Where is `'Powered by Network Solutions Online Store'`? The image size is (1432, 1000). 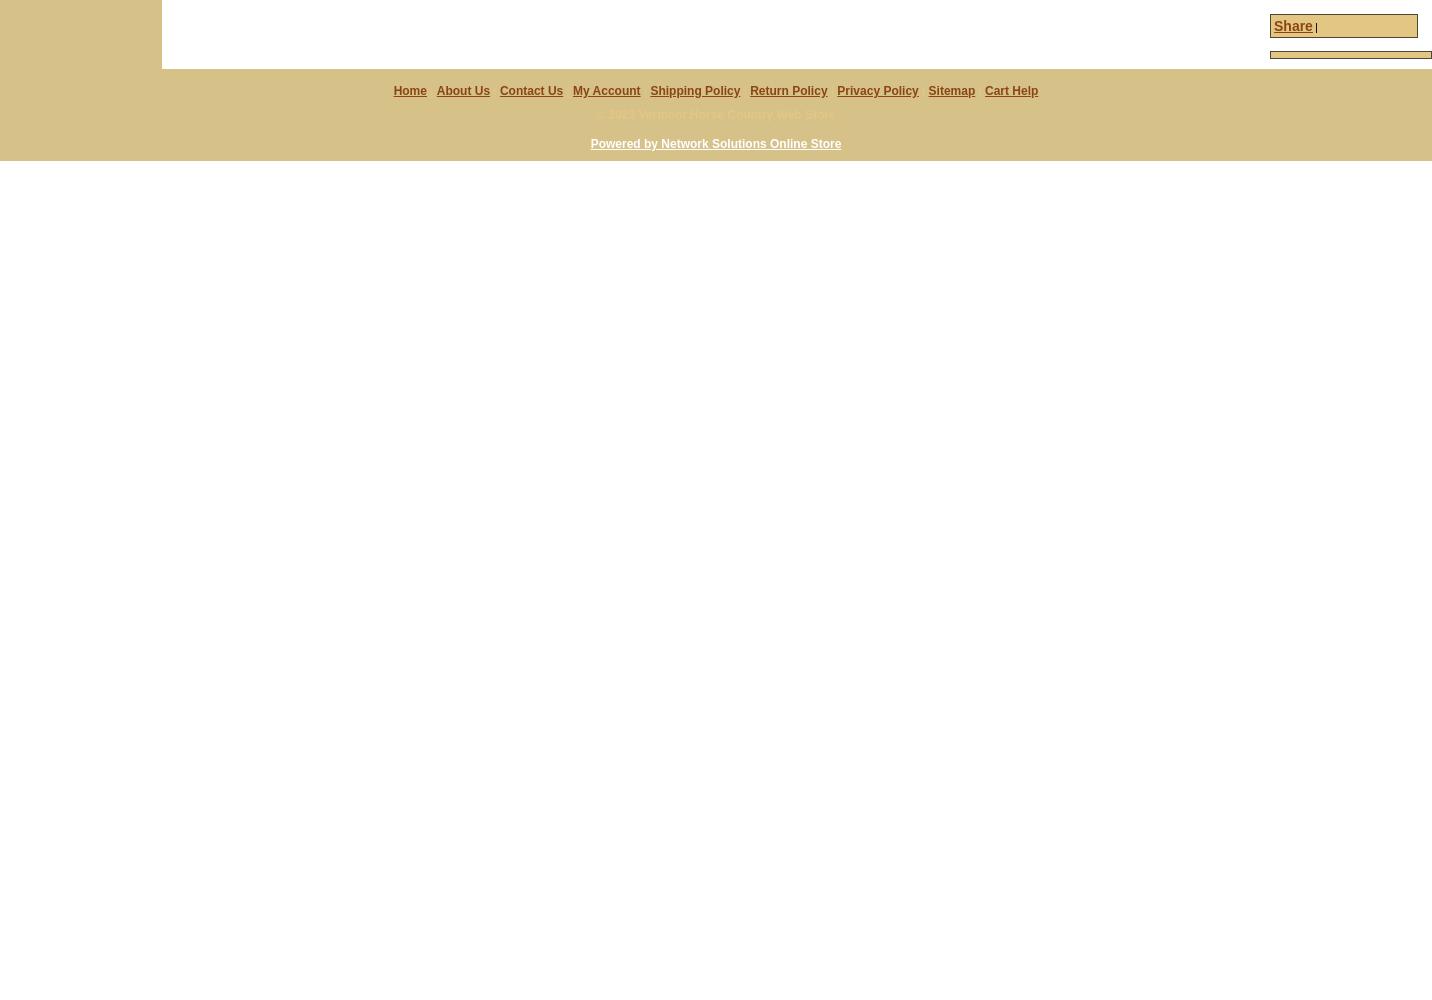
'Powered by Network Solutions Online Store' is located at coordinates (715, 143).